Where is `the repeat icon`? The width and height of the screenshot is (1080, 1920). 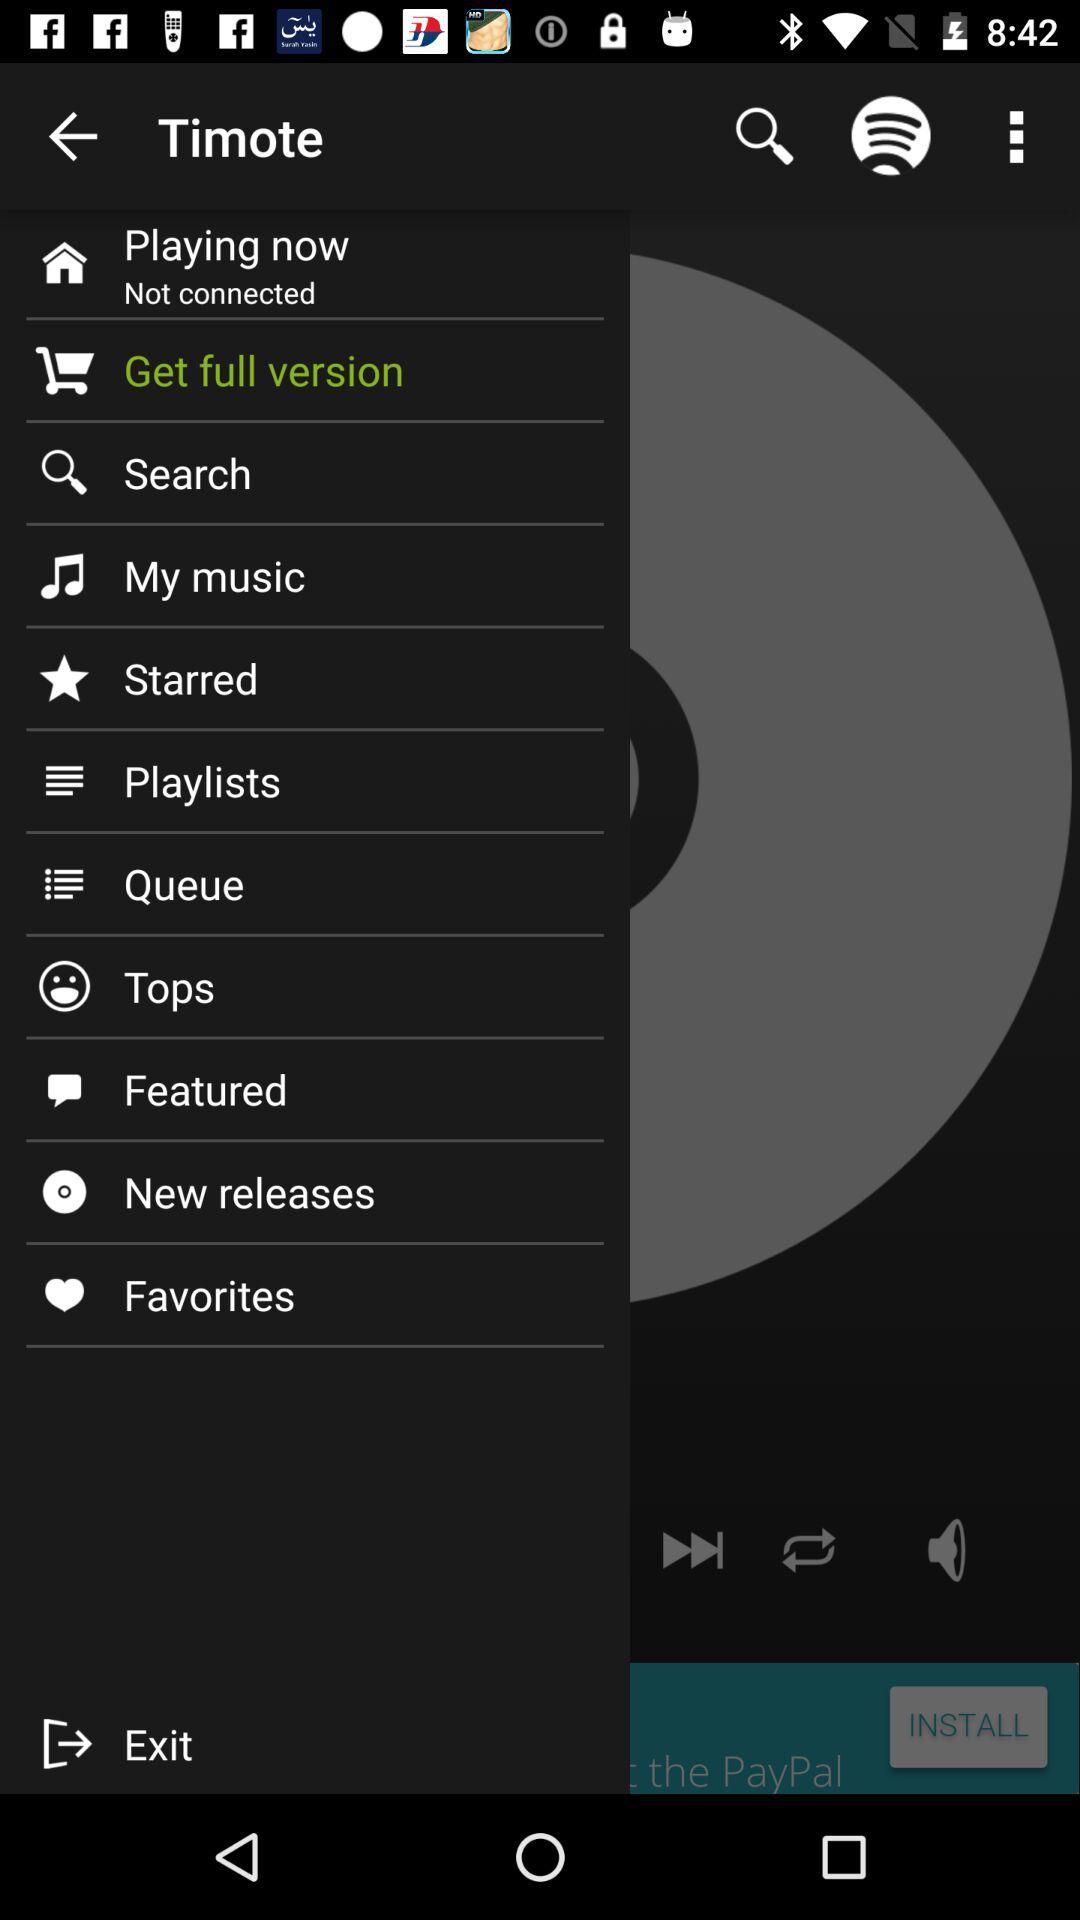
the repeat icon is located at coordinates (807, 1549).